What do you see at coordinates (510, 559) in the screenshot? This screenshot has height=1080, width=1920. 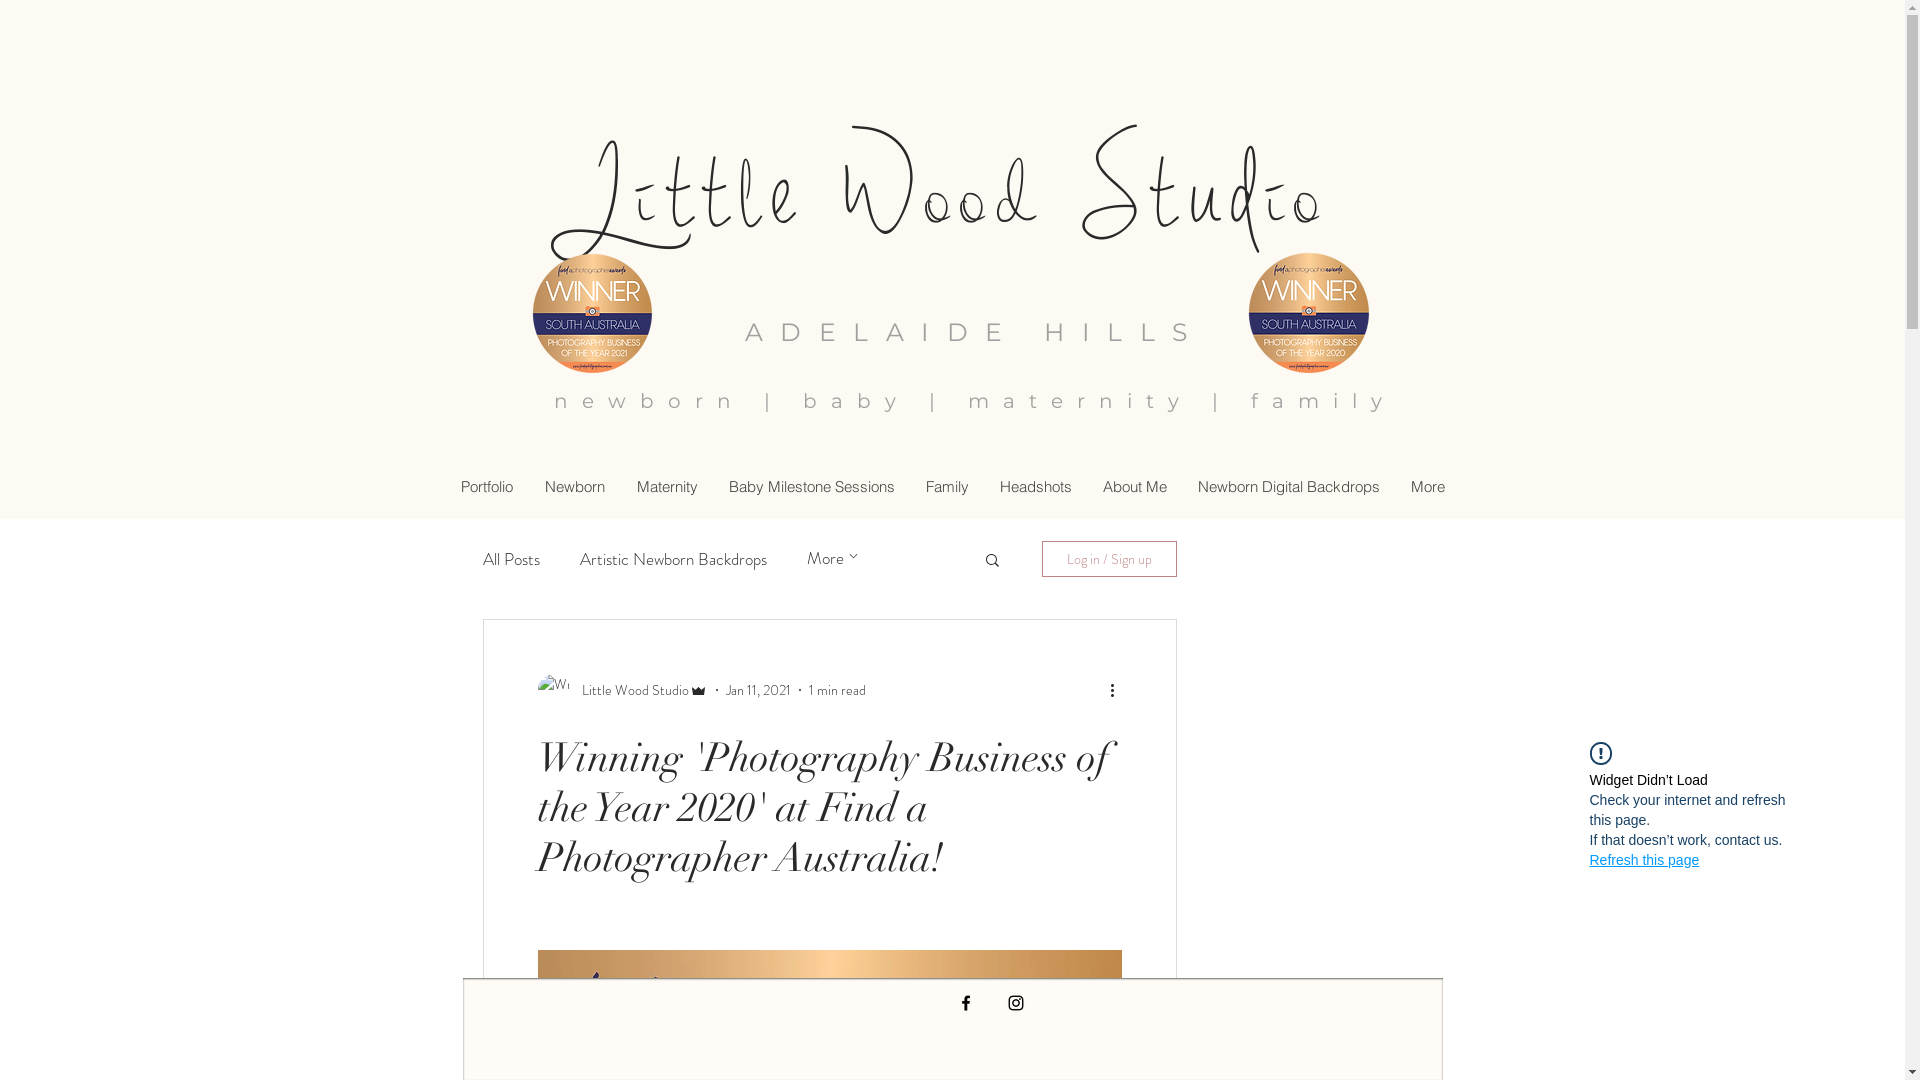 I see `'All Posts'` at bounding box center [510, 559].